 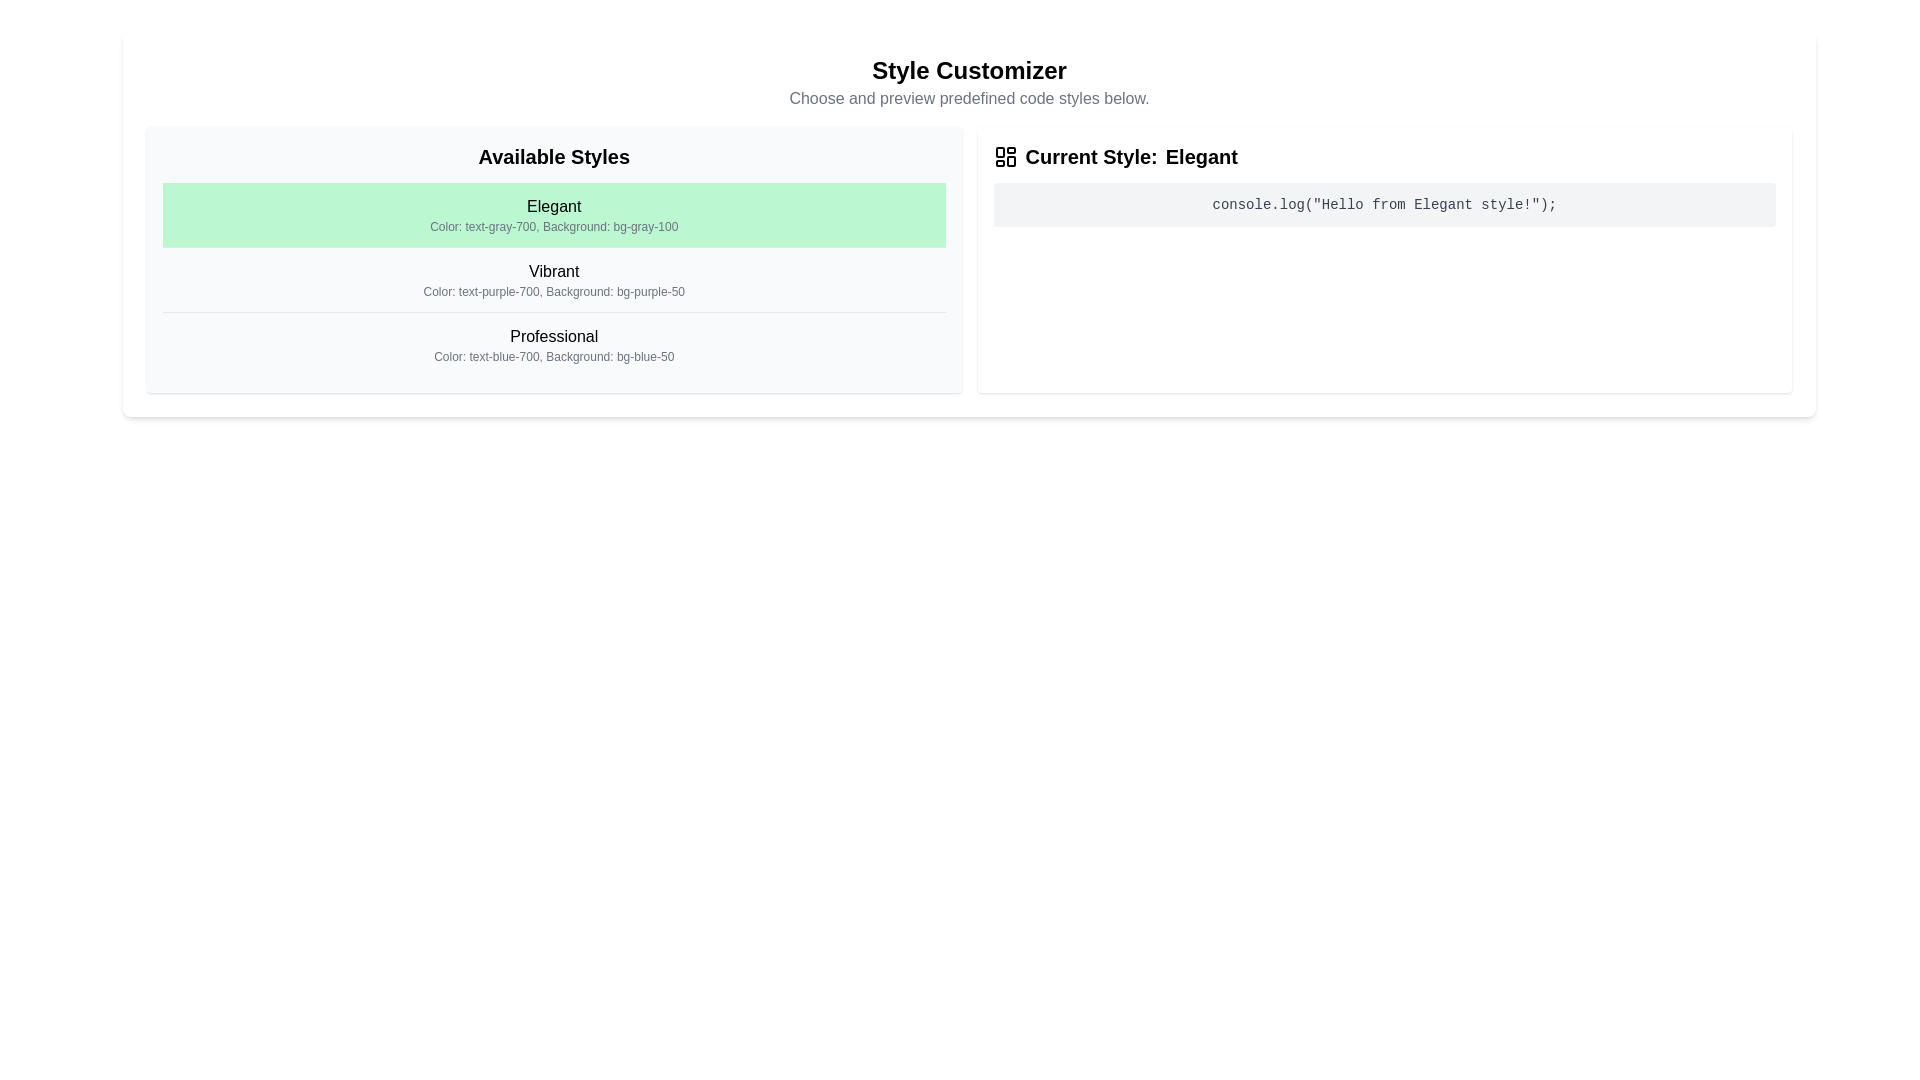 I want to click on the informational text label displaying 'Color: text-gray-700, Background: bg-gray-100', which is located below the 'Elegant' label in a green background, so click(x=554, y=226).